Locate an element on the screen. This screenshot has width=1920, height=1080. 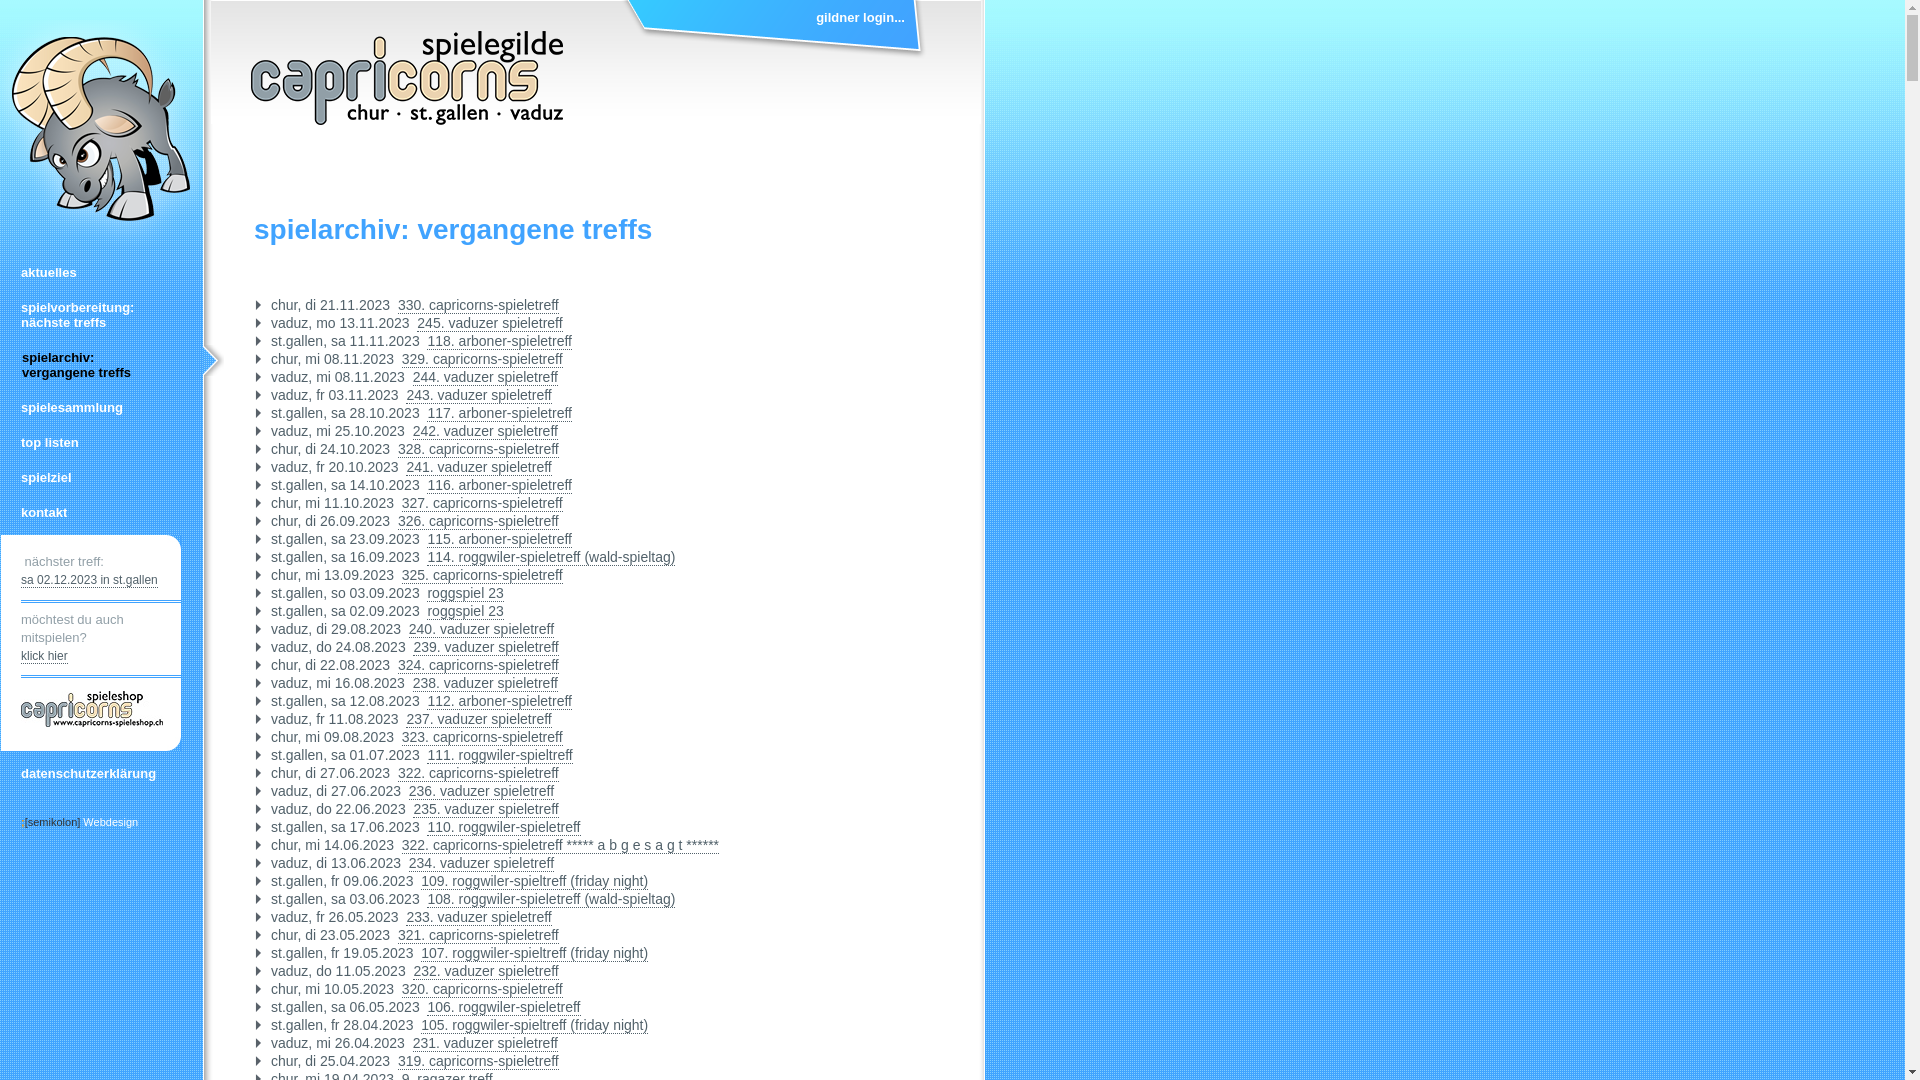
'106. roggwiler-spieletreff' is located at coordinates (426, 1007).